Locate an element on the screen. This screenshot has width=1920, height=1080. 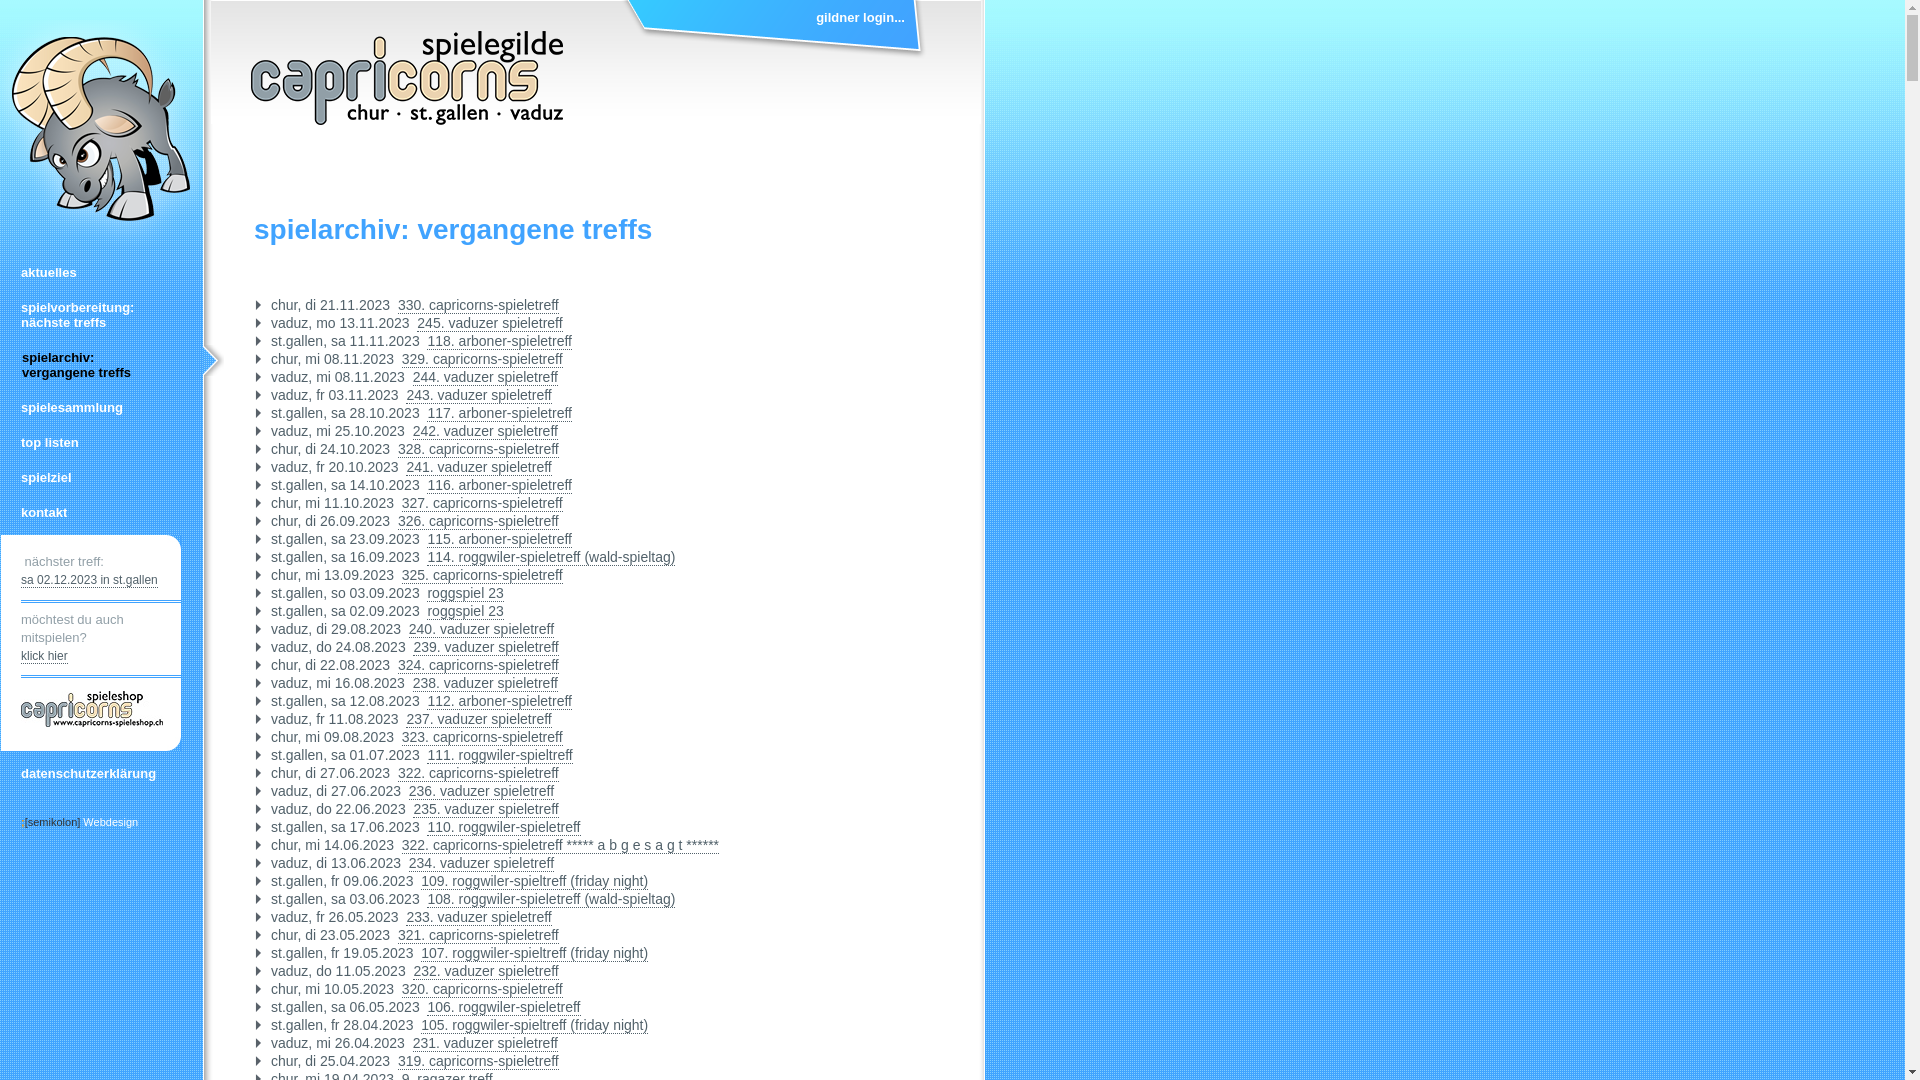
'106. roggwiler-spieletreff' is located at coordinates (426, 1007).